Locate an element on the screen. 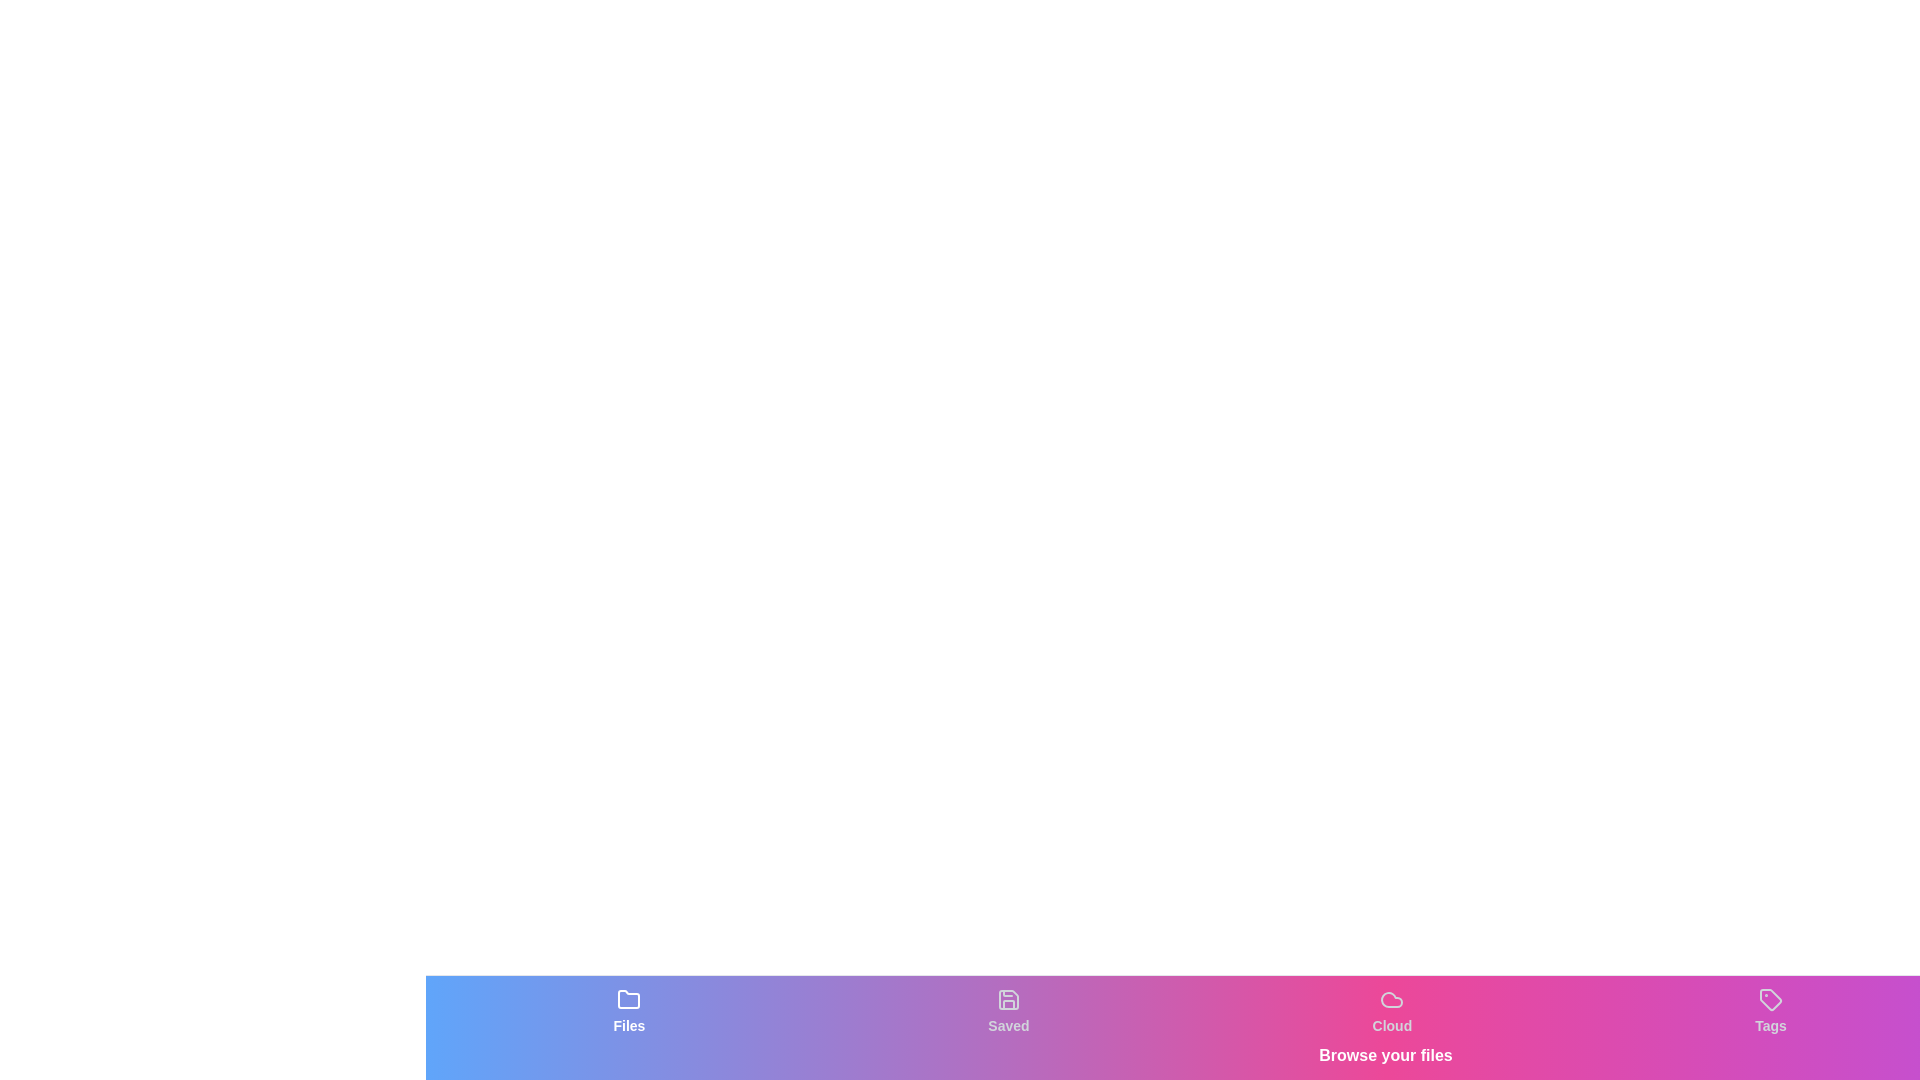 This screenshot has height=1080, width=1920. the tab labeled Files to observe visual feedback is located at coordinates (628, 1011).